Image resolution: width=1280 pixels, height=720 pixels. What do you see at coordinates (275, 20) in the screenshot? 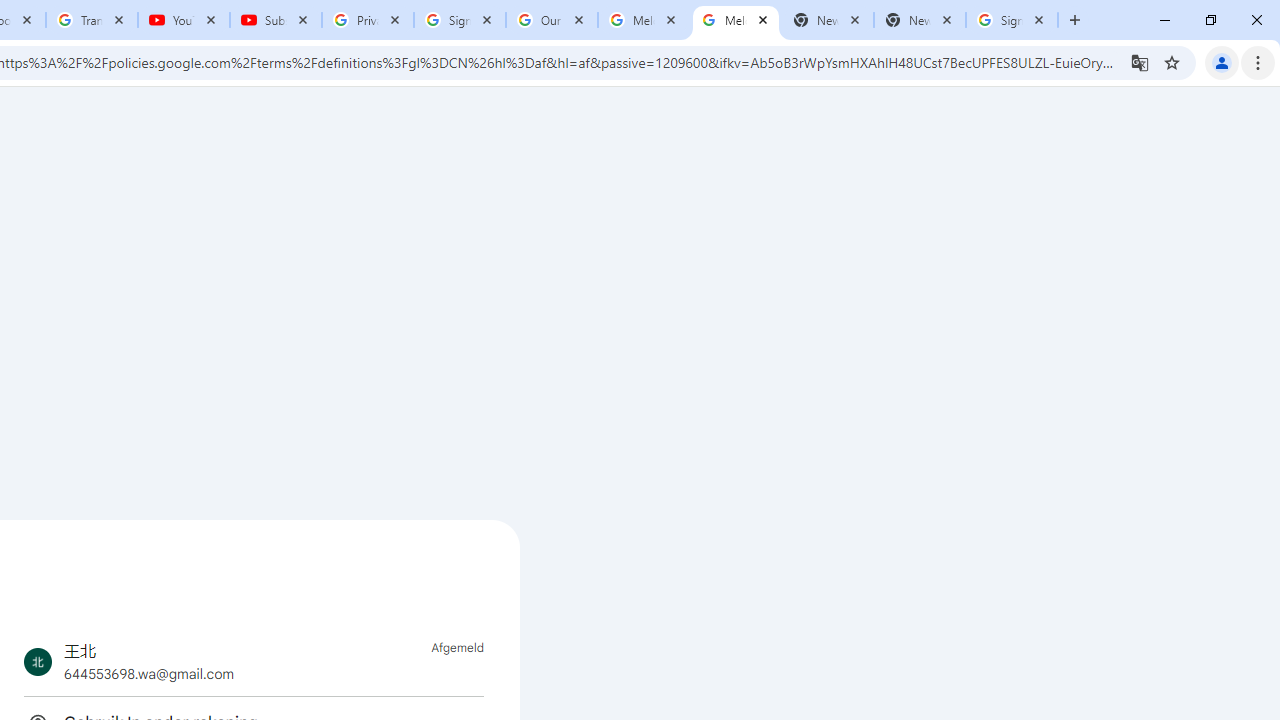
I see `'Subscriptions - YouTube'` at bounding box center [275, 20].